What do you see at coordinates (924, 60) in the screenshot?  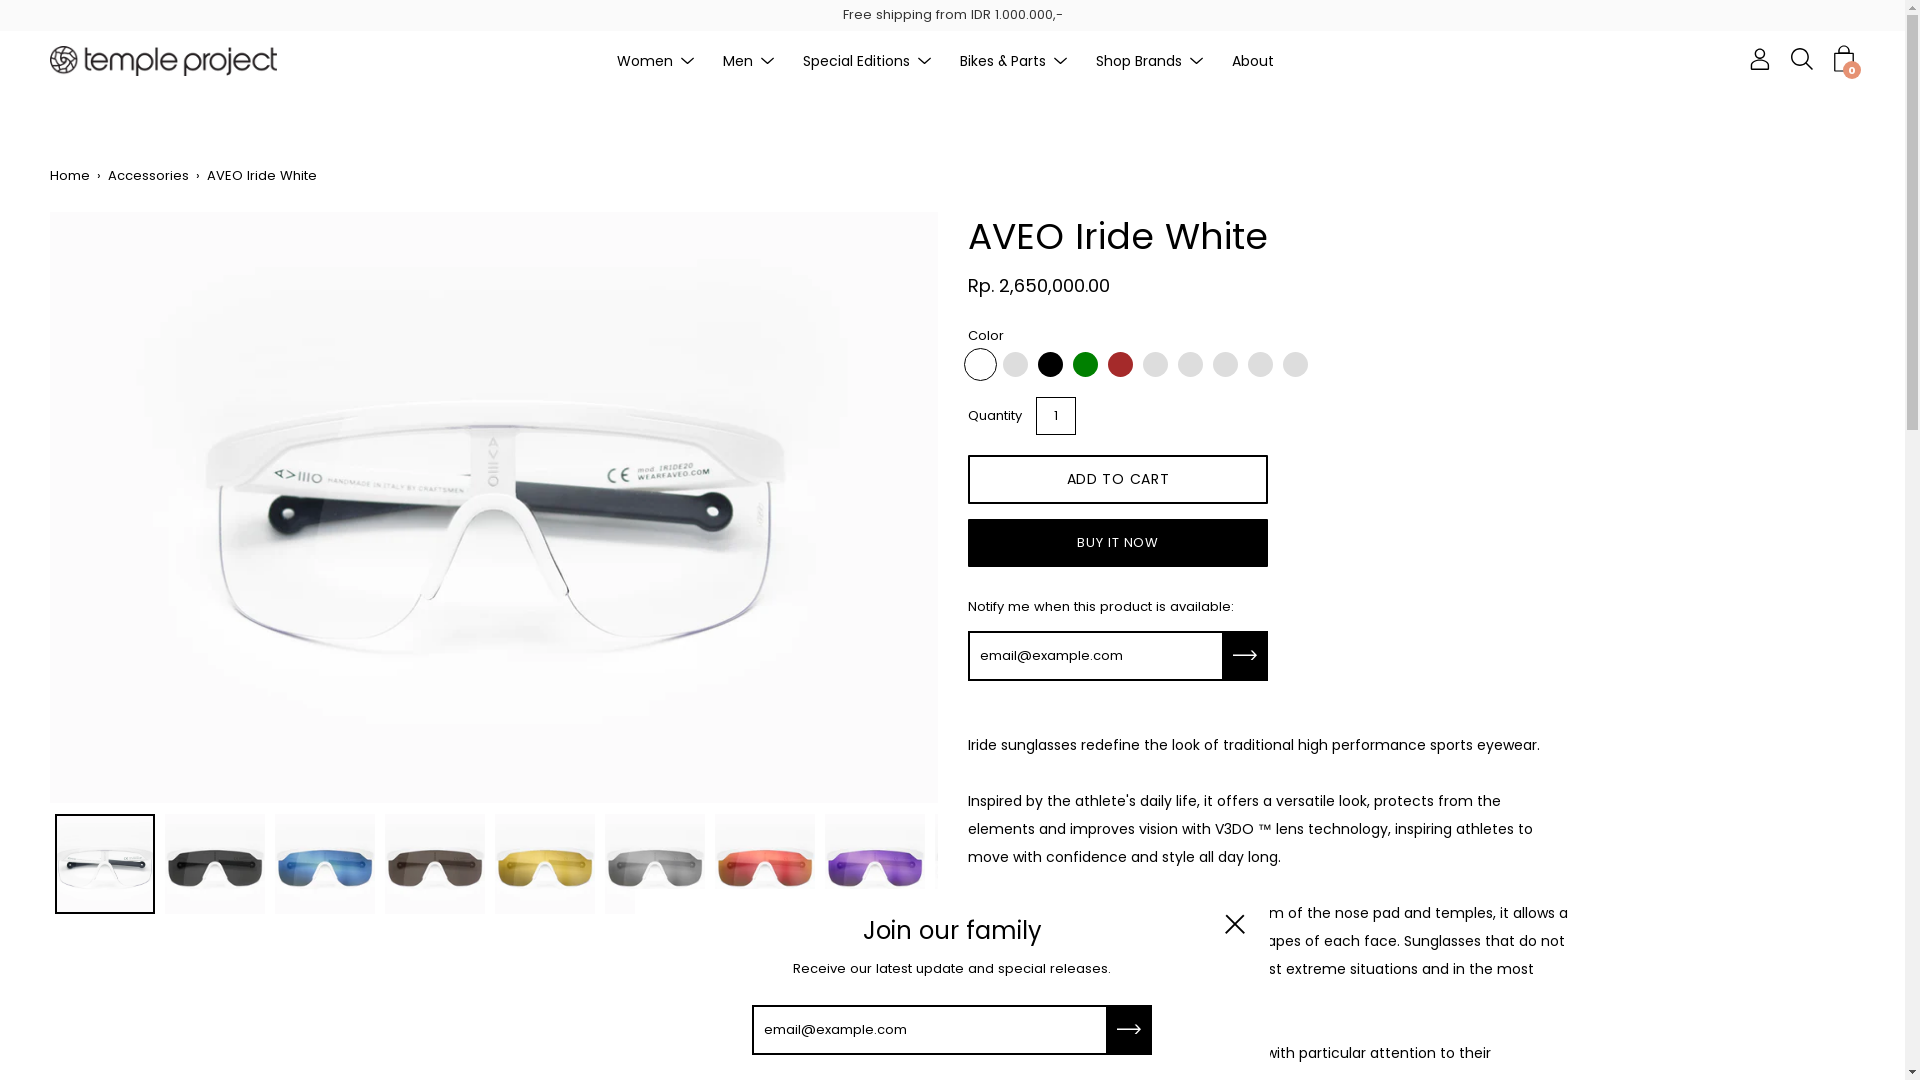 I see `'Show submenu'` at bounding box center [924, 60].